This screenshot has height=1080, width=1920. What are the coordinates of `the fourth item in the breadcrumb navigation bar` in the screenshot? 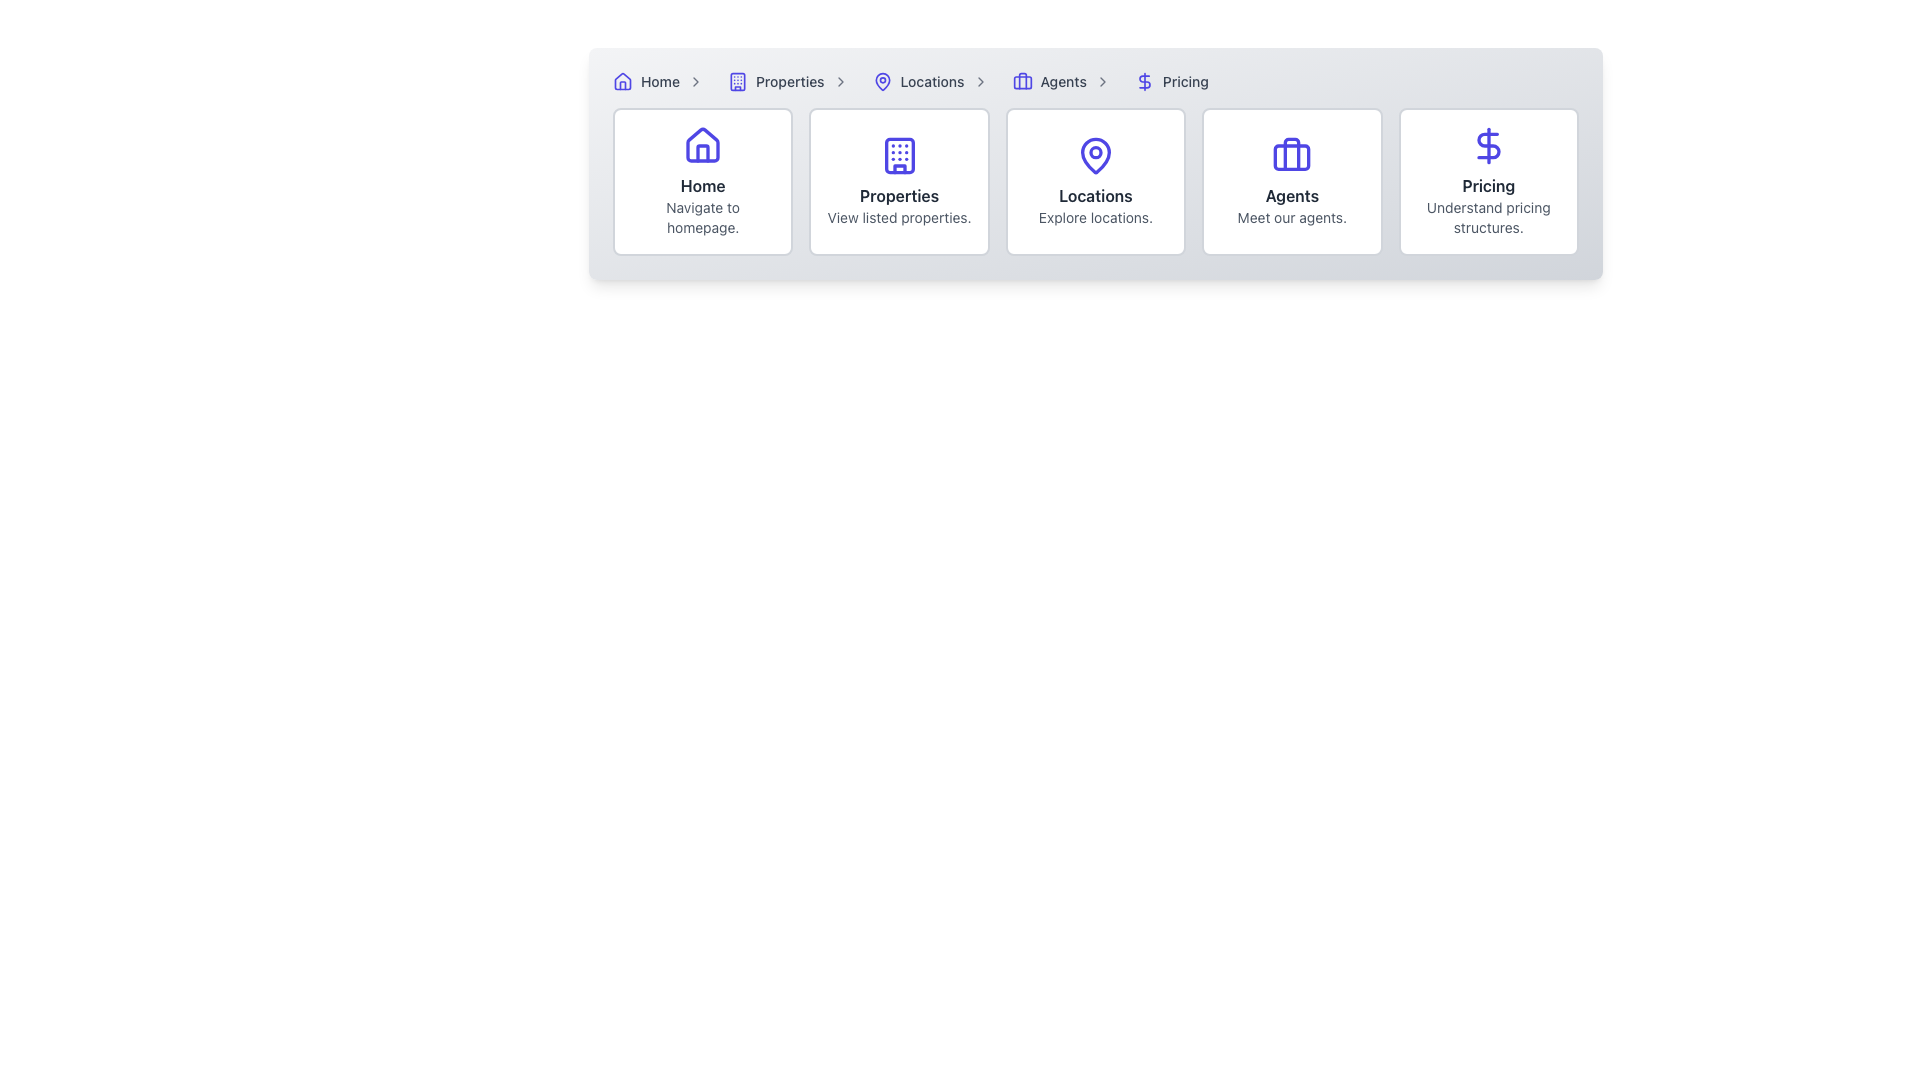 It's located at (1064, 80).